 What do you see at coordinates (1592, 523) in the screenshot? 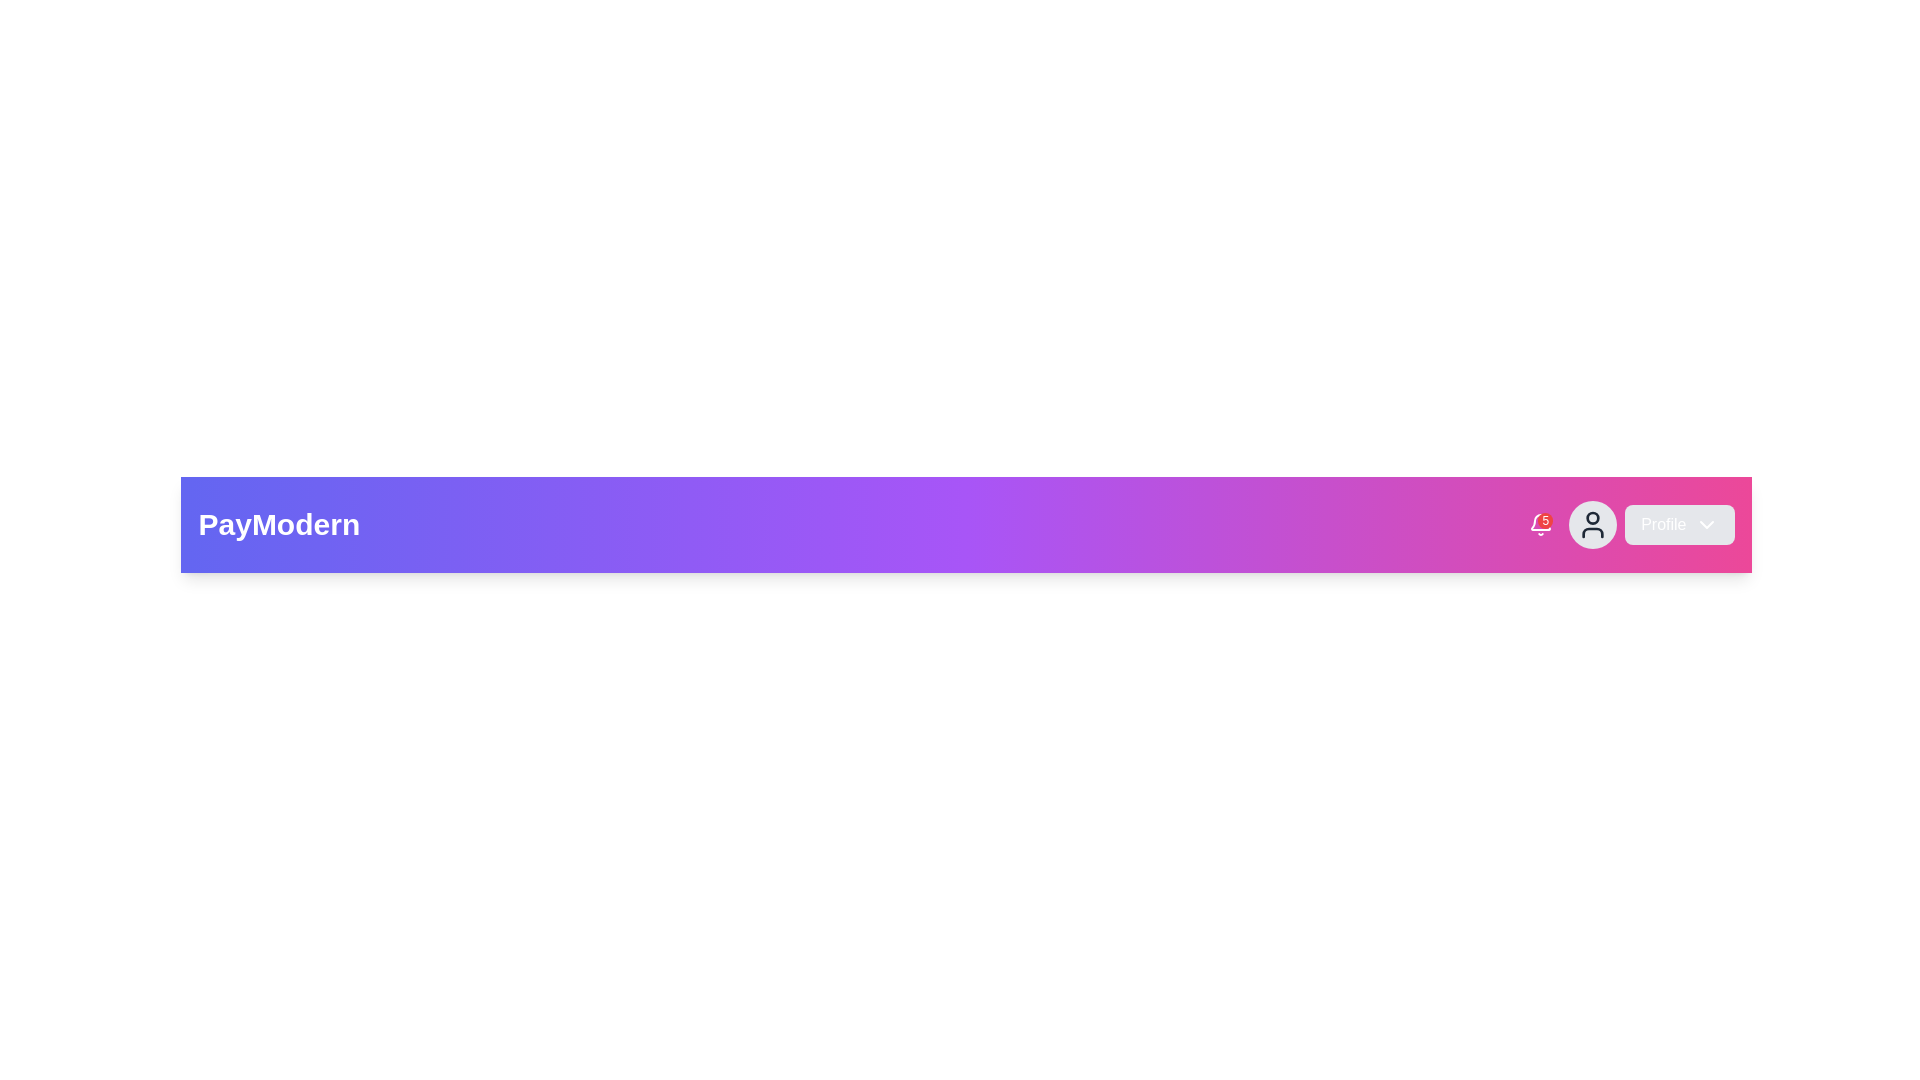
I see `the user icon resembling a person, located at the top-right corner of the user interface` at bounding box center [1592, 523].